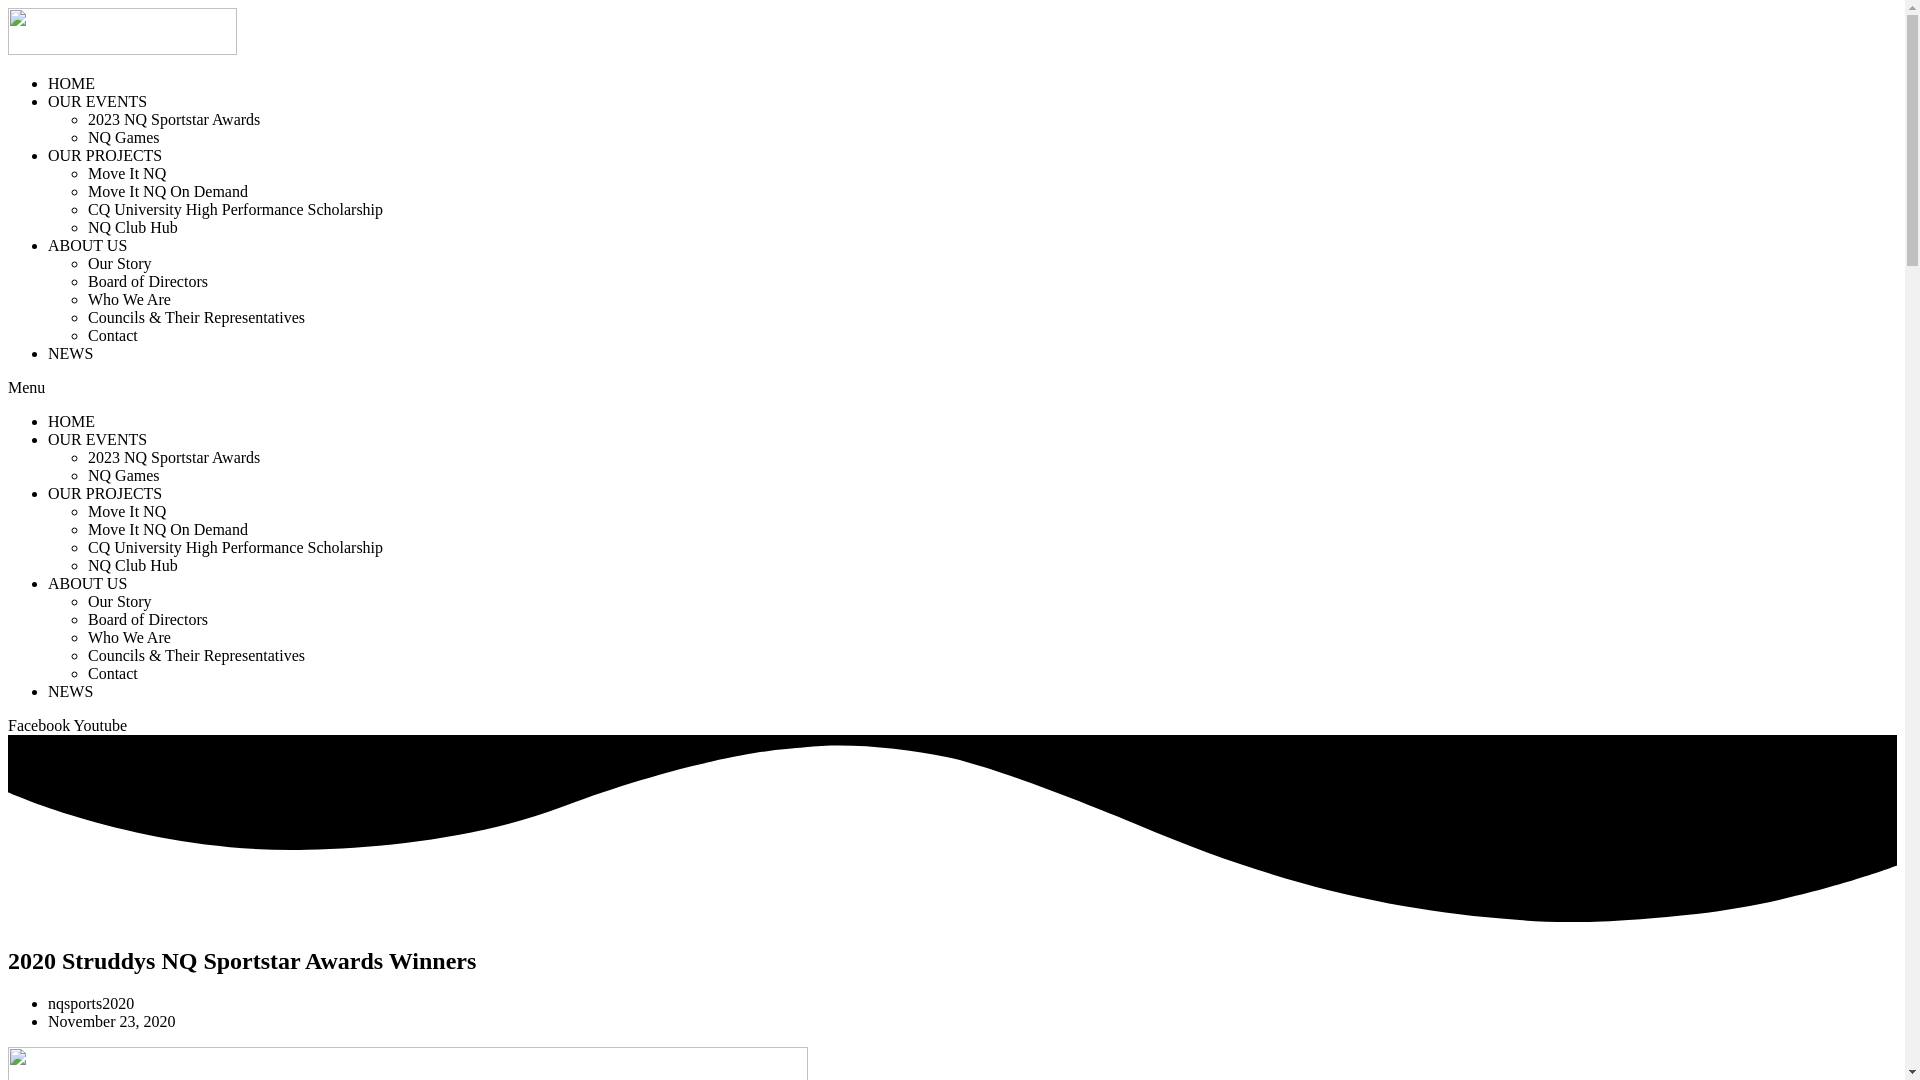  What do you see at coordinates (173, 119) in the screenshot?
I see `'2023 NQ Sportstar Awards'` at bounding box center [173, 119].